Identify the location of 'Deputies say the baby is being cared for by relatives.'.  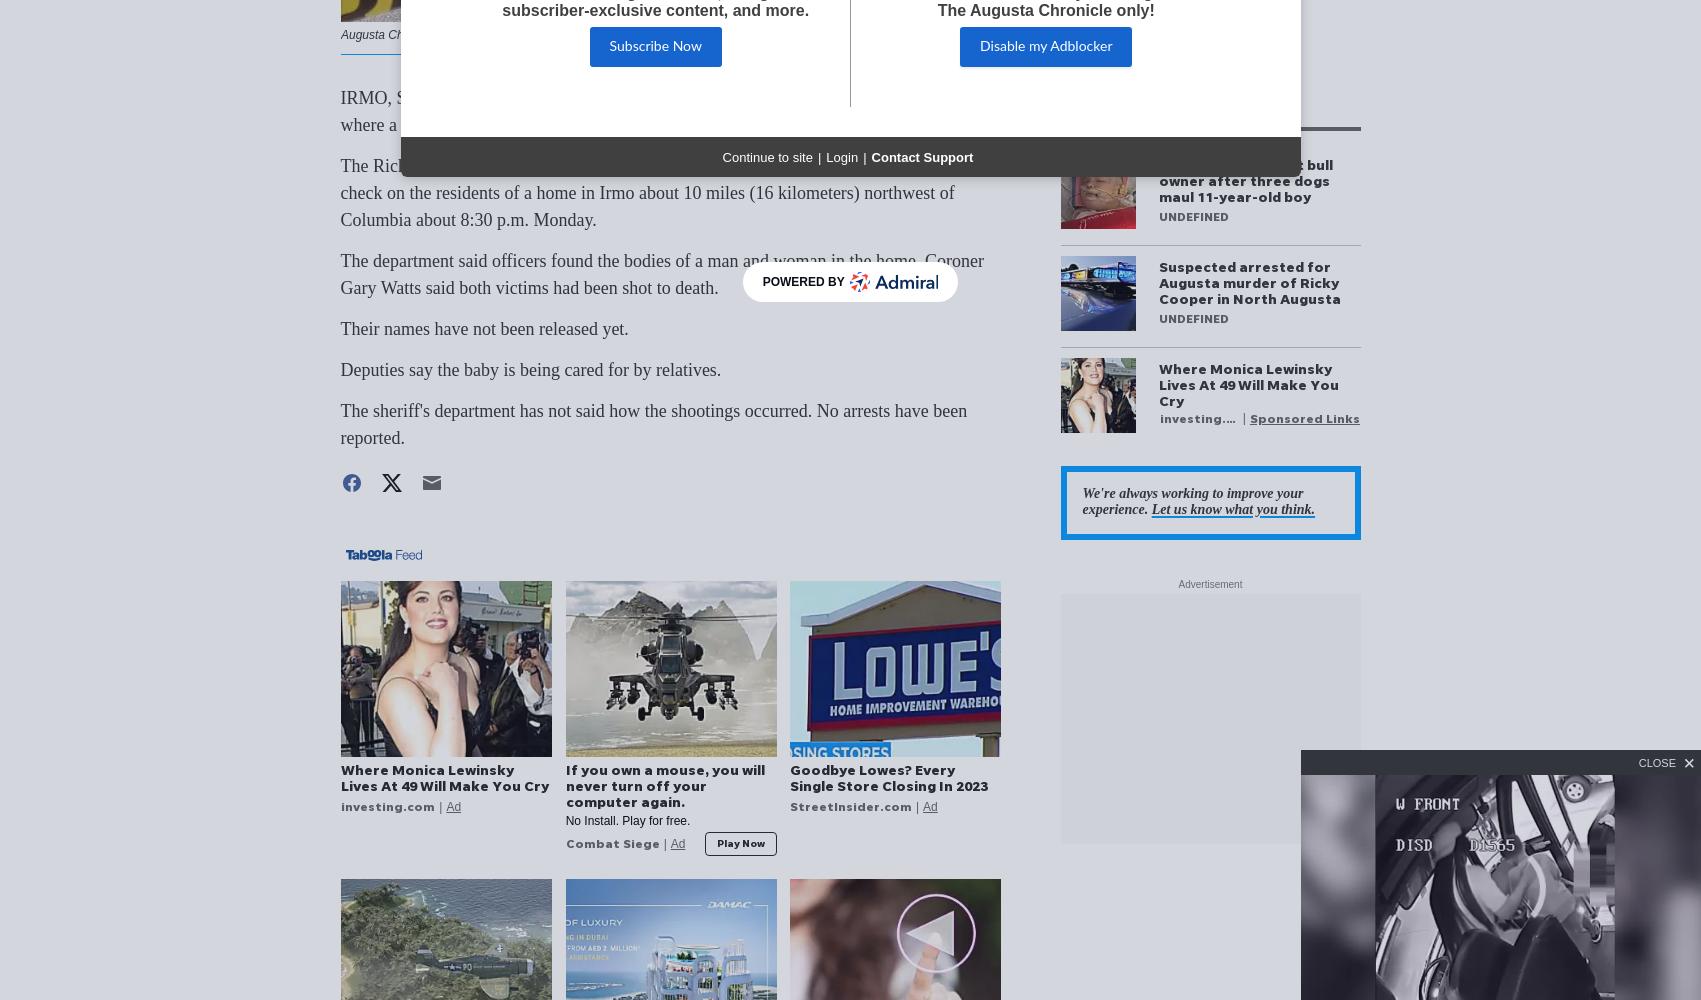
(530, 369).